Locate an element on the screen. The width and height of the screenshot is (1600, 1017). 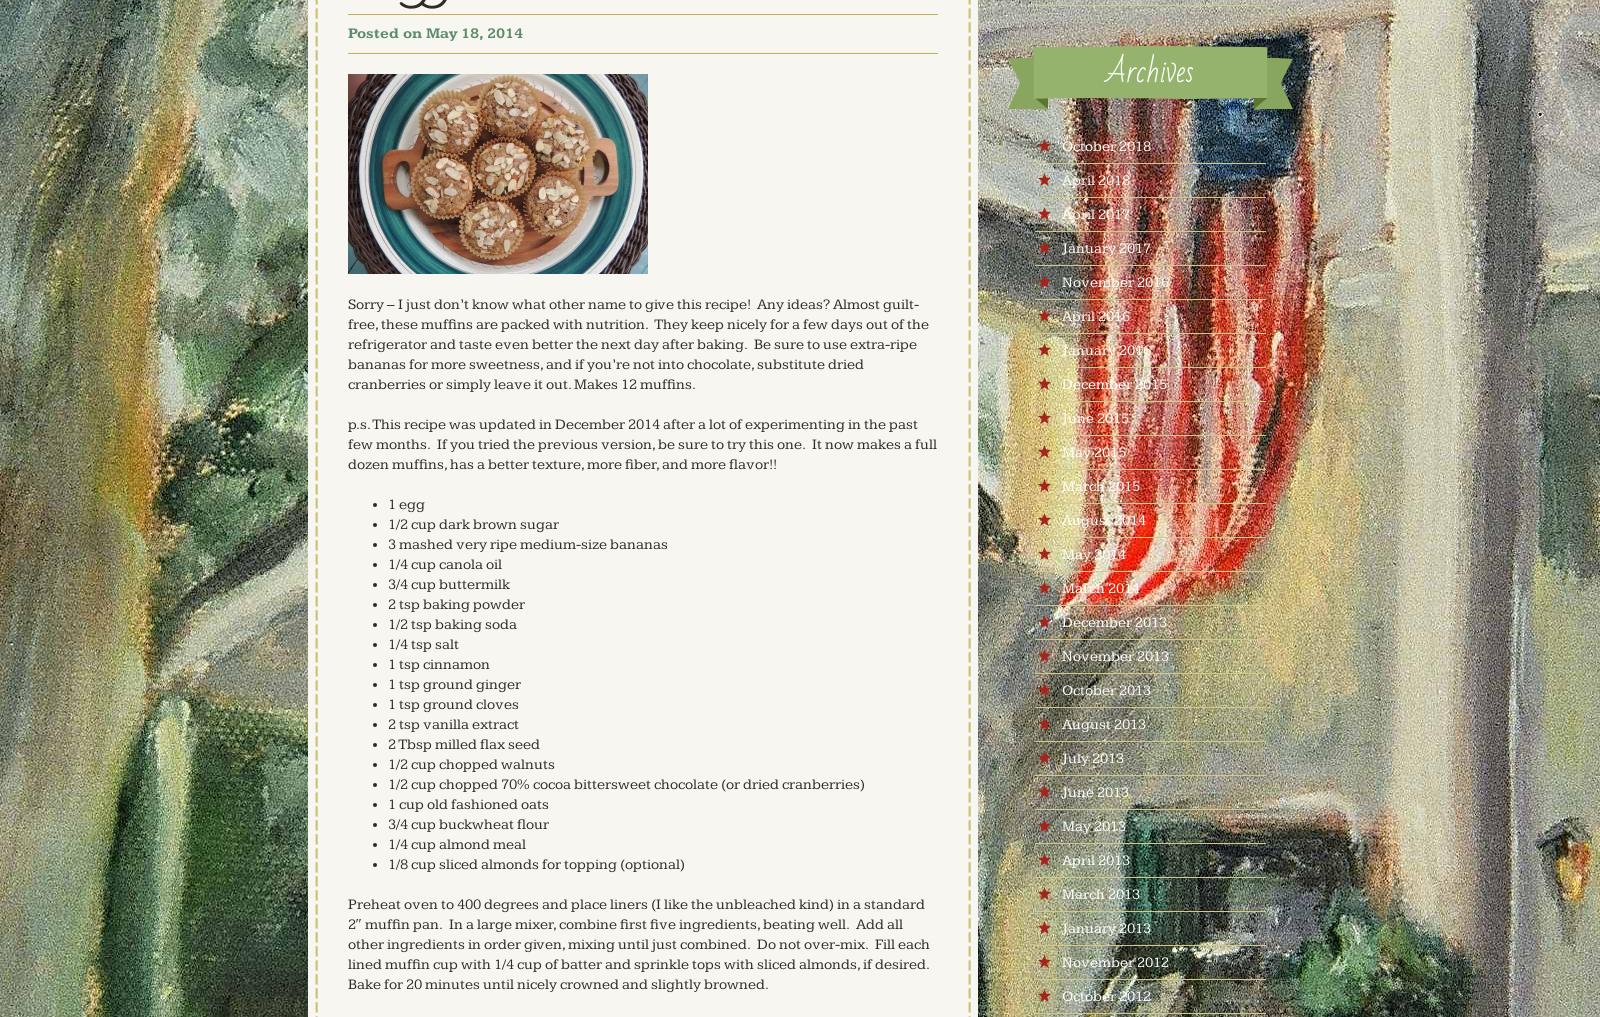
'December 2015' is located at coordinates (1060, 383).